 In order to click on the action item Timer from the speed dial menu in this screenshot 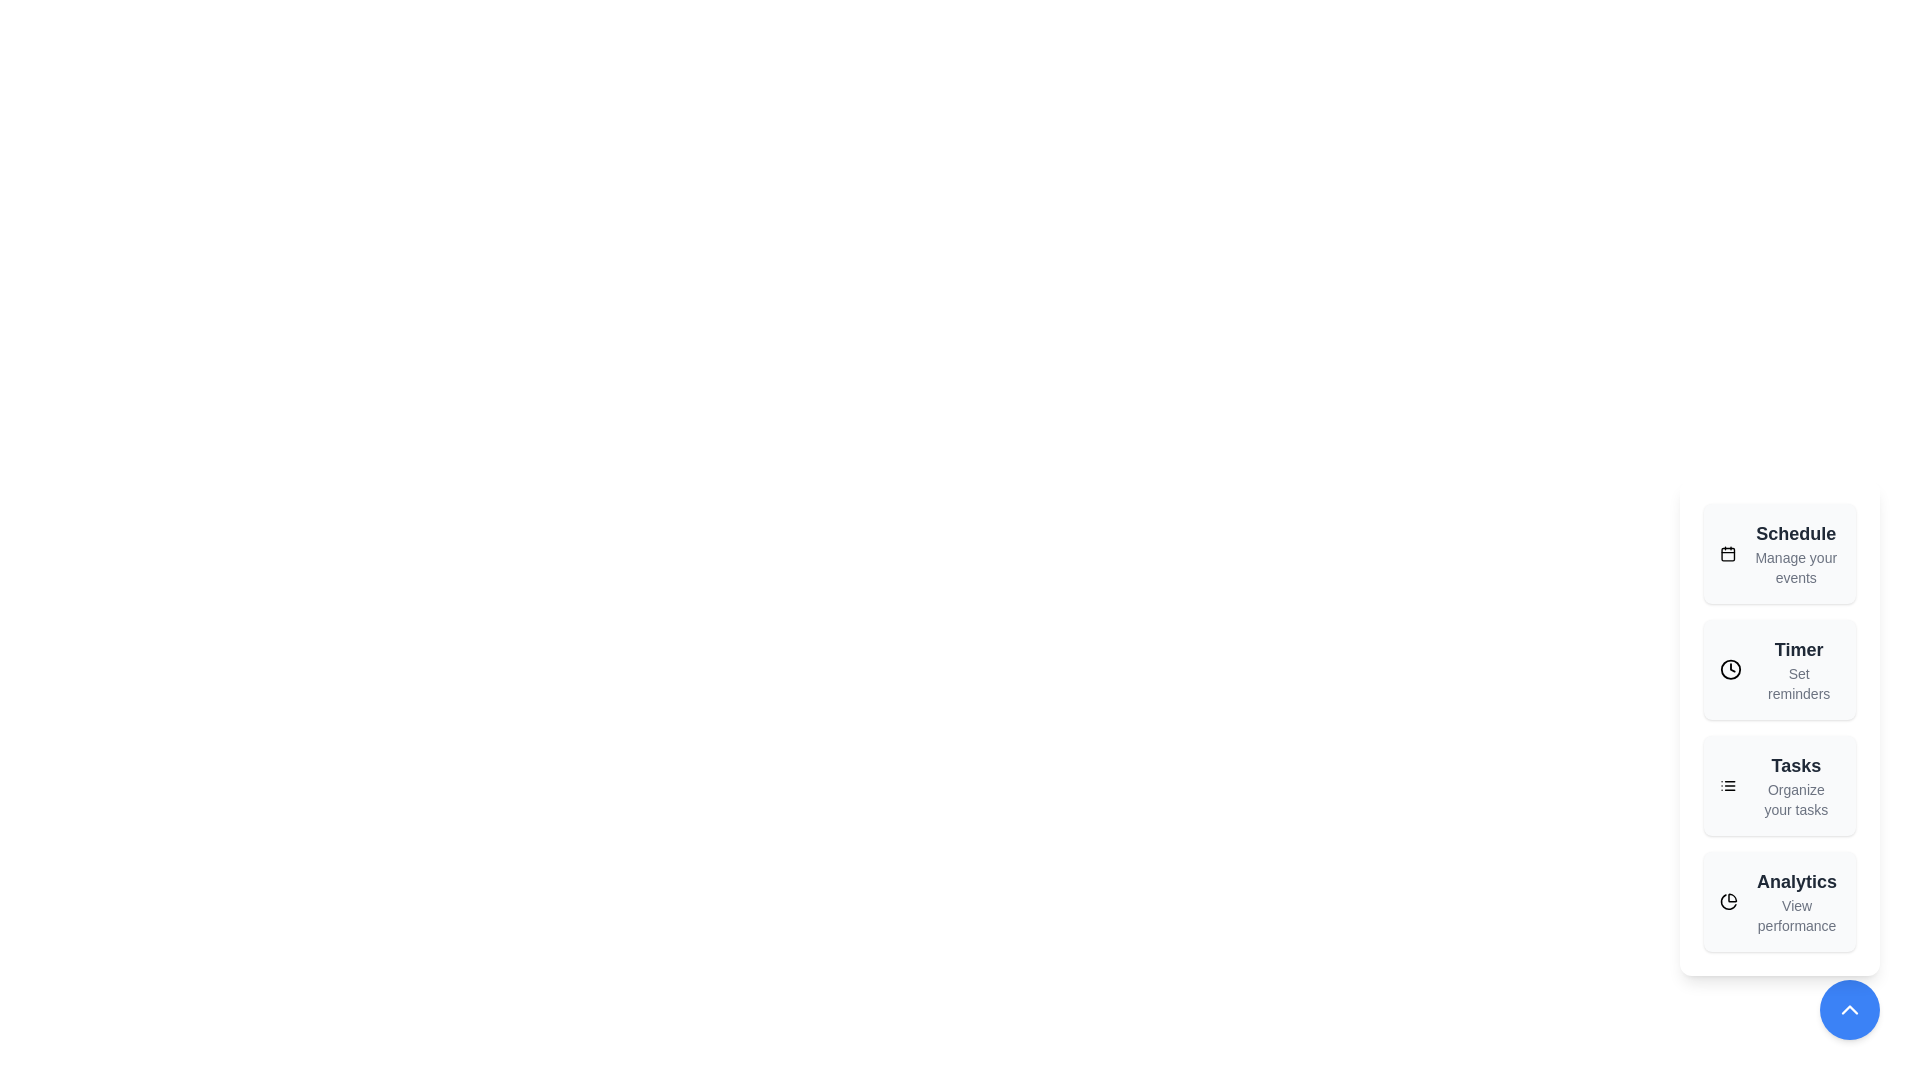, I will do `click(1780, 670)`.